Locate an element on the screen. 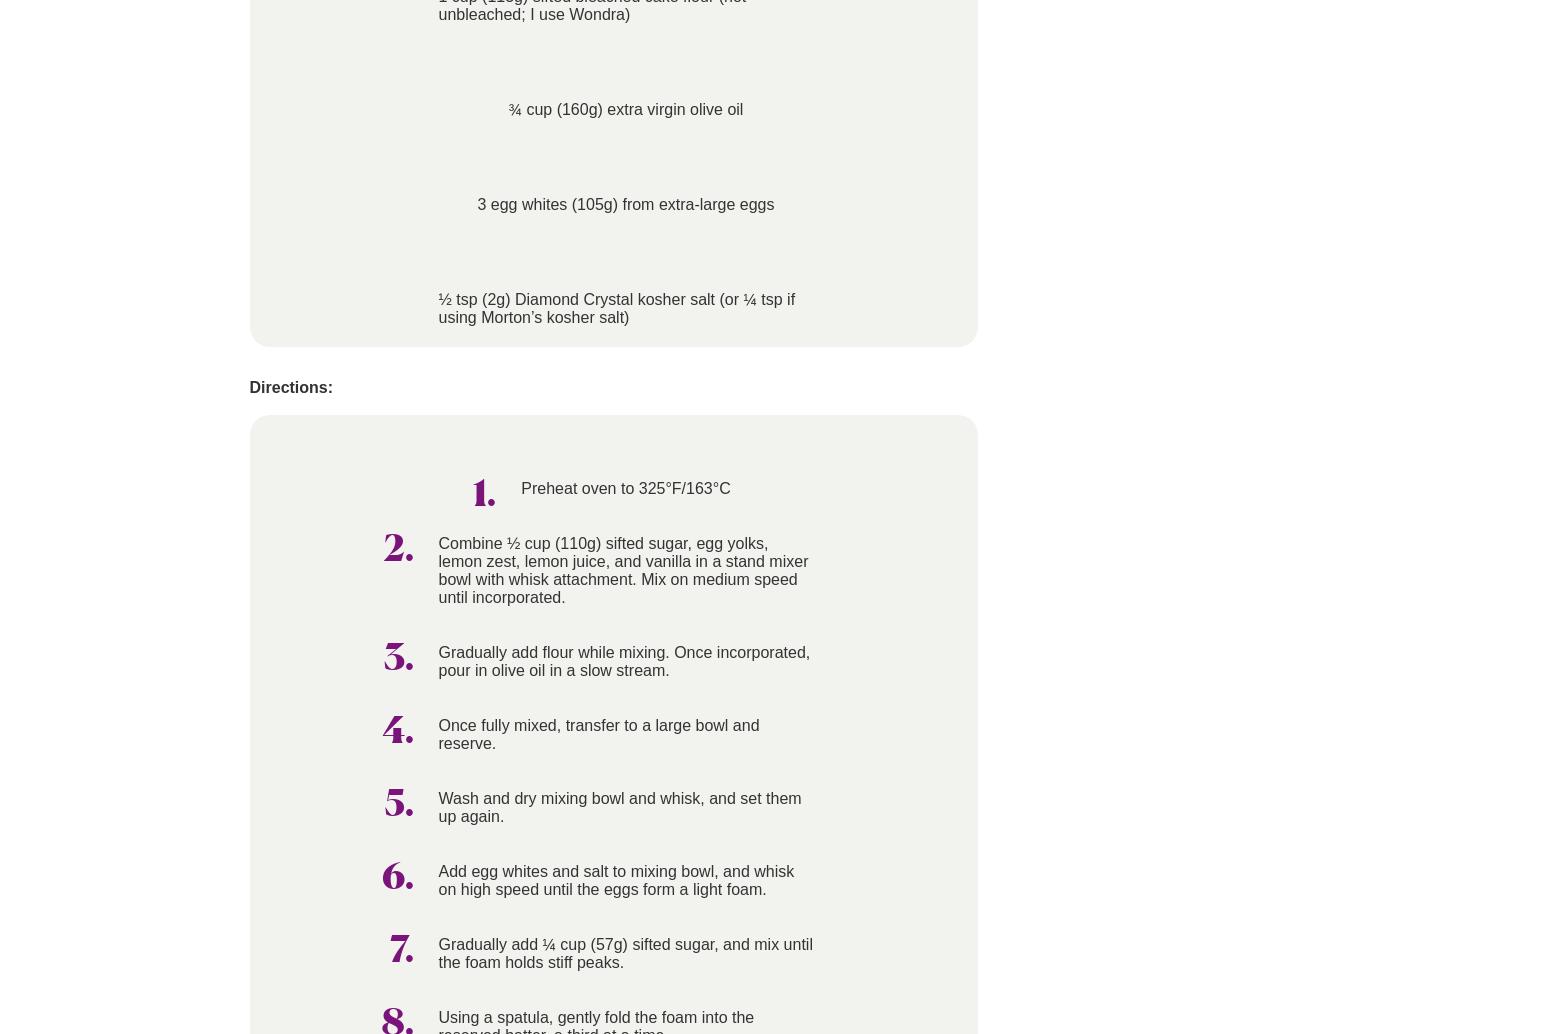  '½ tsp (2g) Diamond Crystal kosher salt (or ¼ tsp if using Morton’s kosher salt)' is located at coordinates (616, 307).